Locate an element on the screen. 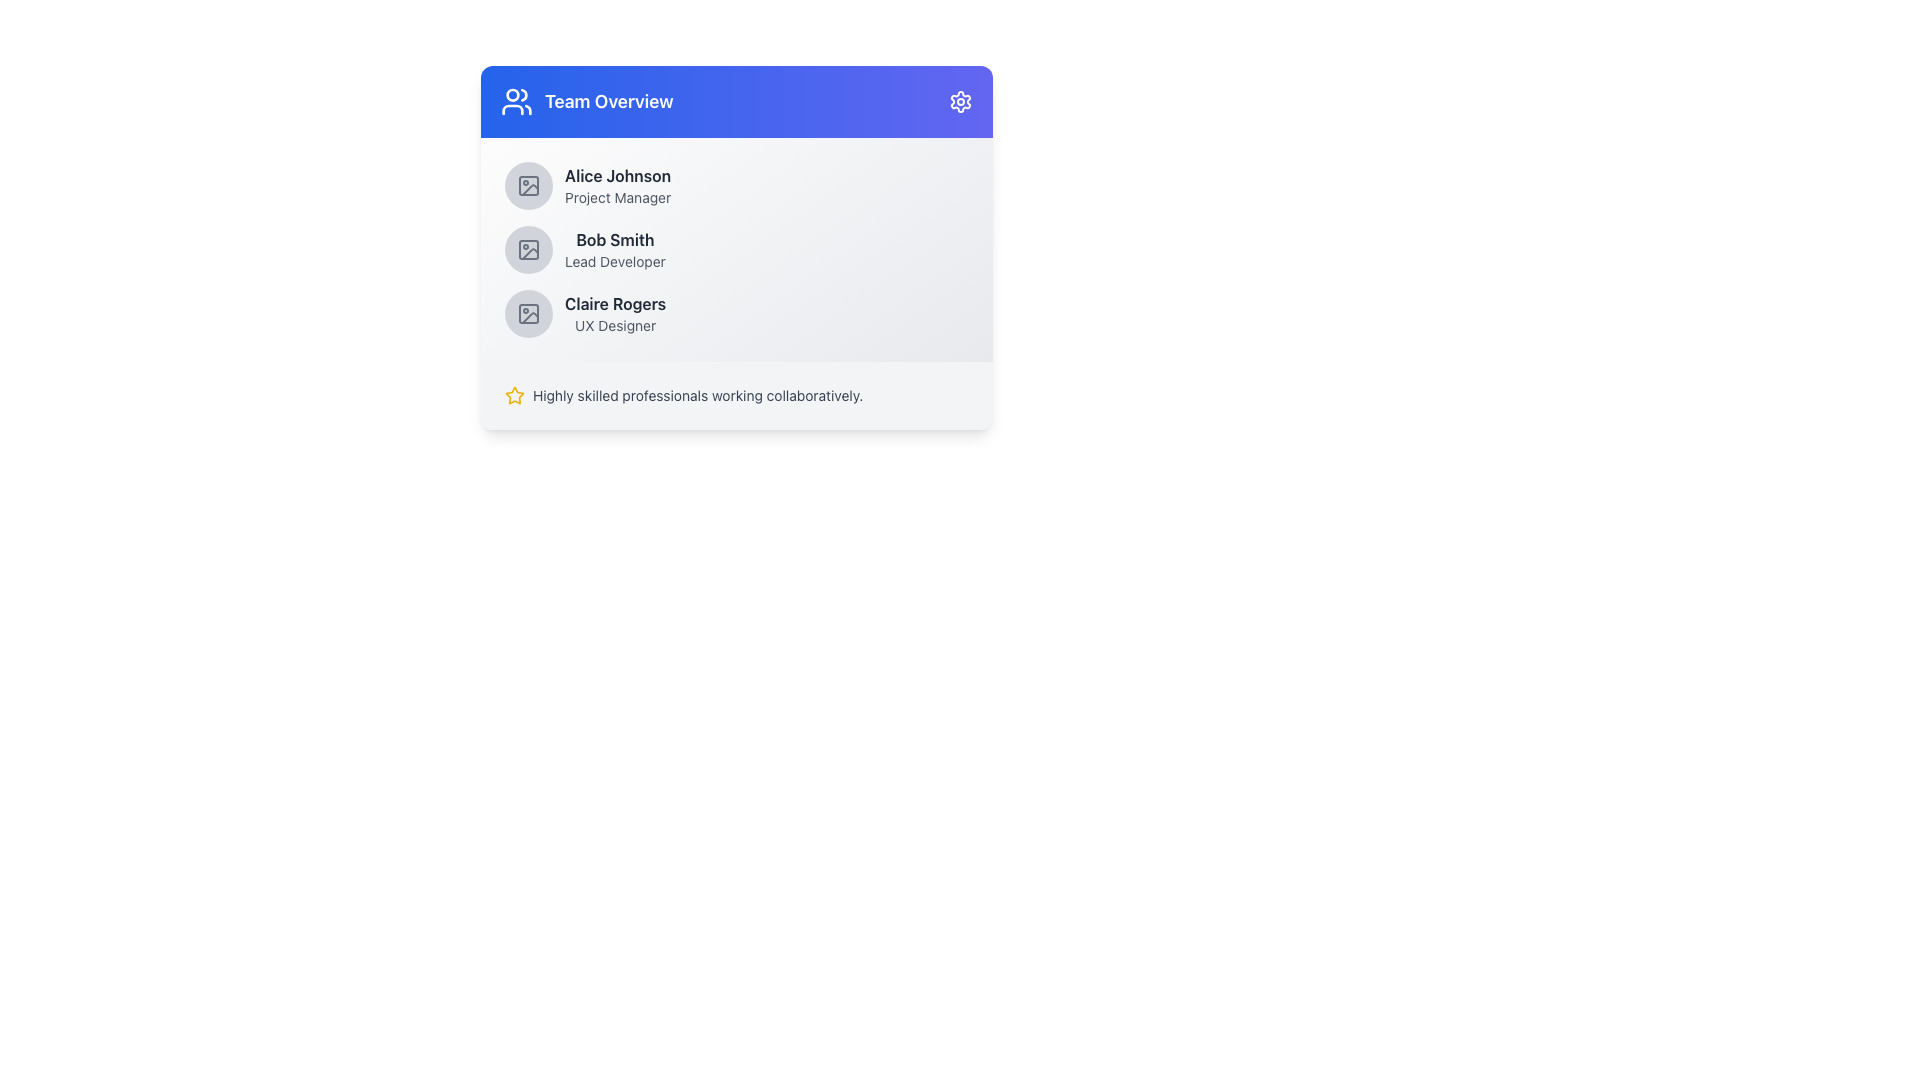 This screenshot has height=1080, width=1920. the user avatar icon for 'Bob Smith, Lead Developer' located in the 'Team Overview' section is located at coordinates (528, 249).